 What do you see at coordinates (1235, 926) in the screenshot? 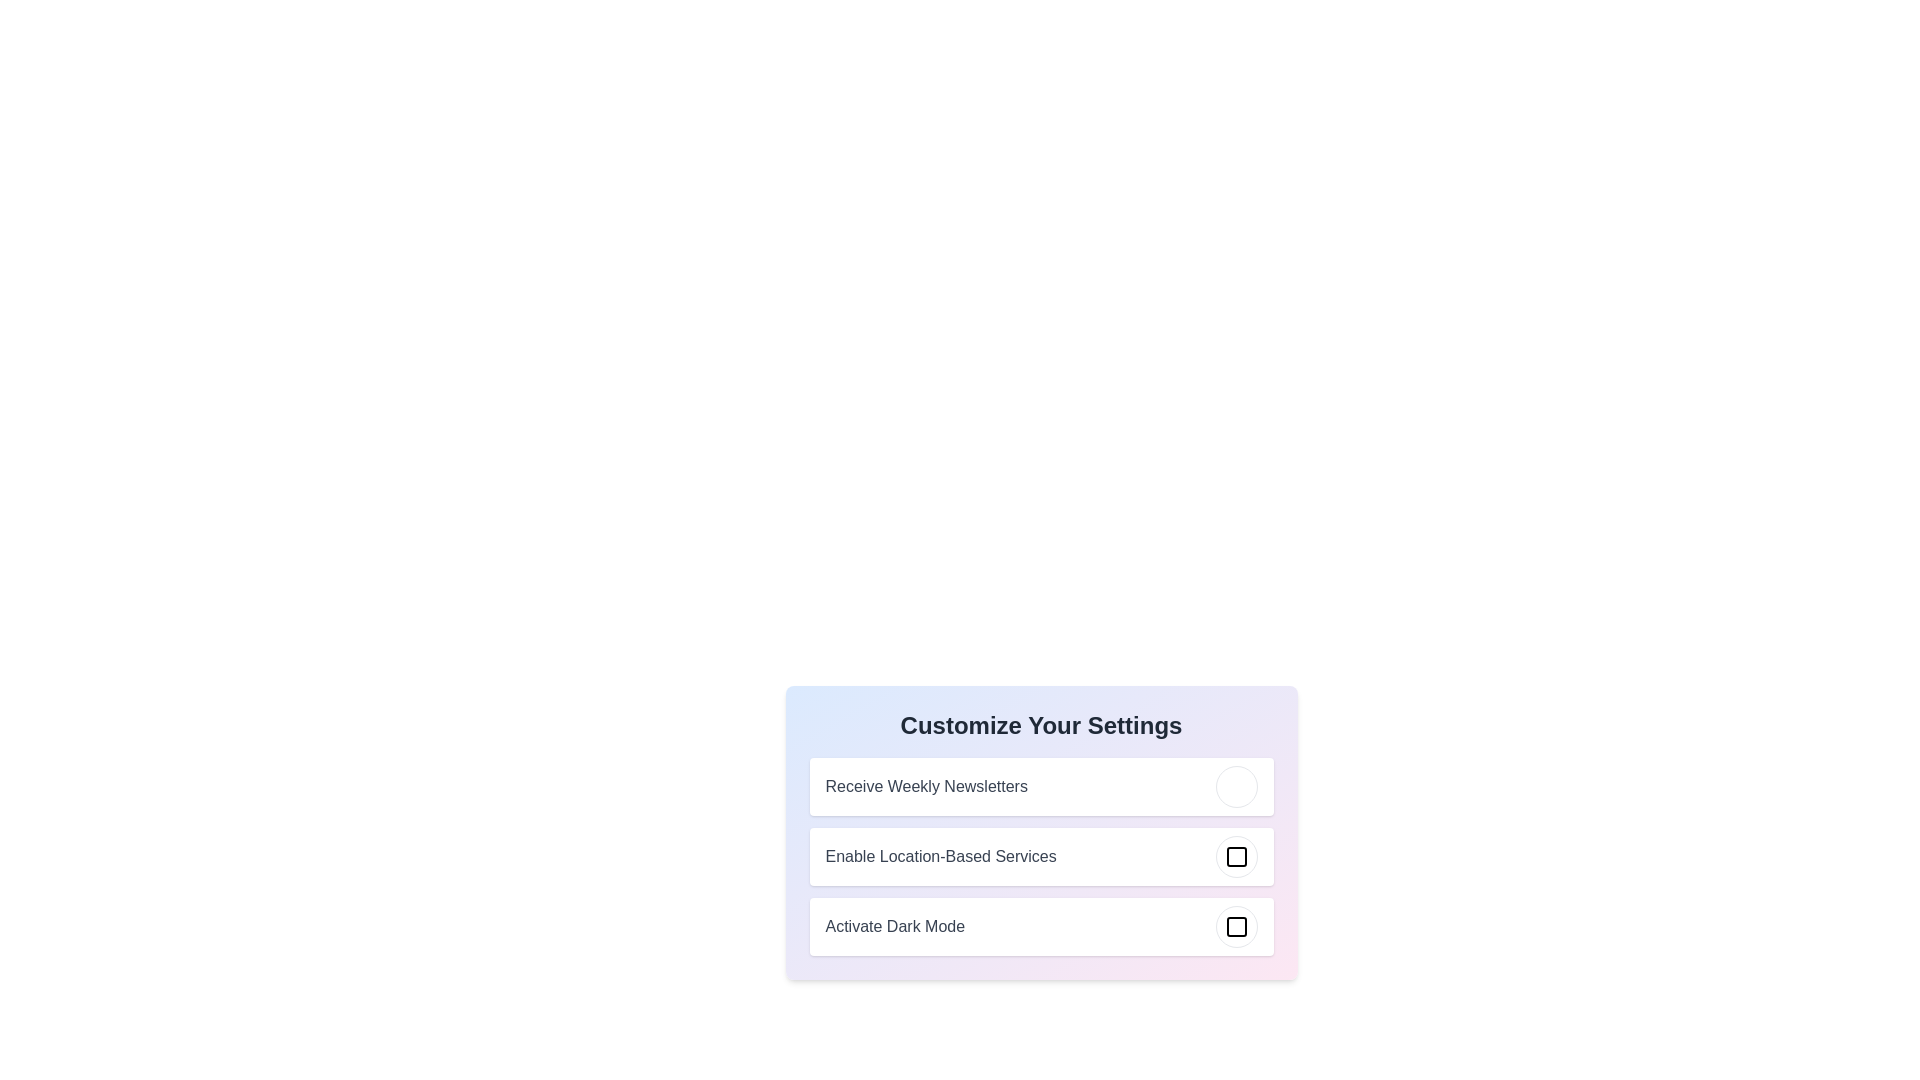
I see `the checkbox or toggle button for the 'Activate Dark Mode' setting` at bounding box center [1235, 926].